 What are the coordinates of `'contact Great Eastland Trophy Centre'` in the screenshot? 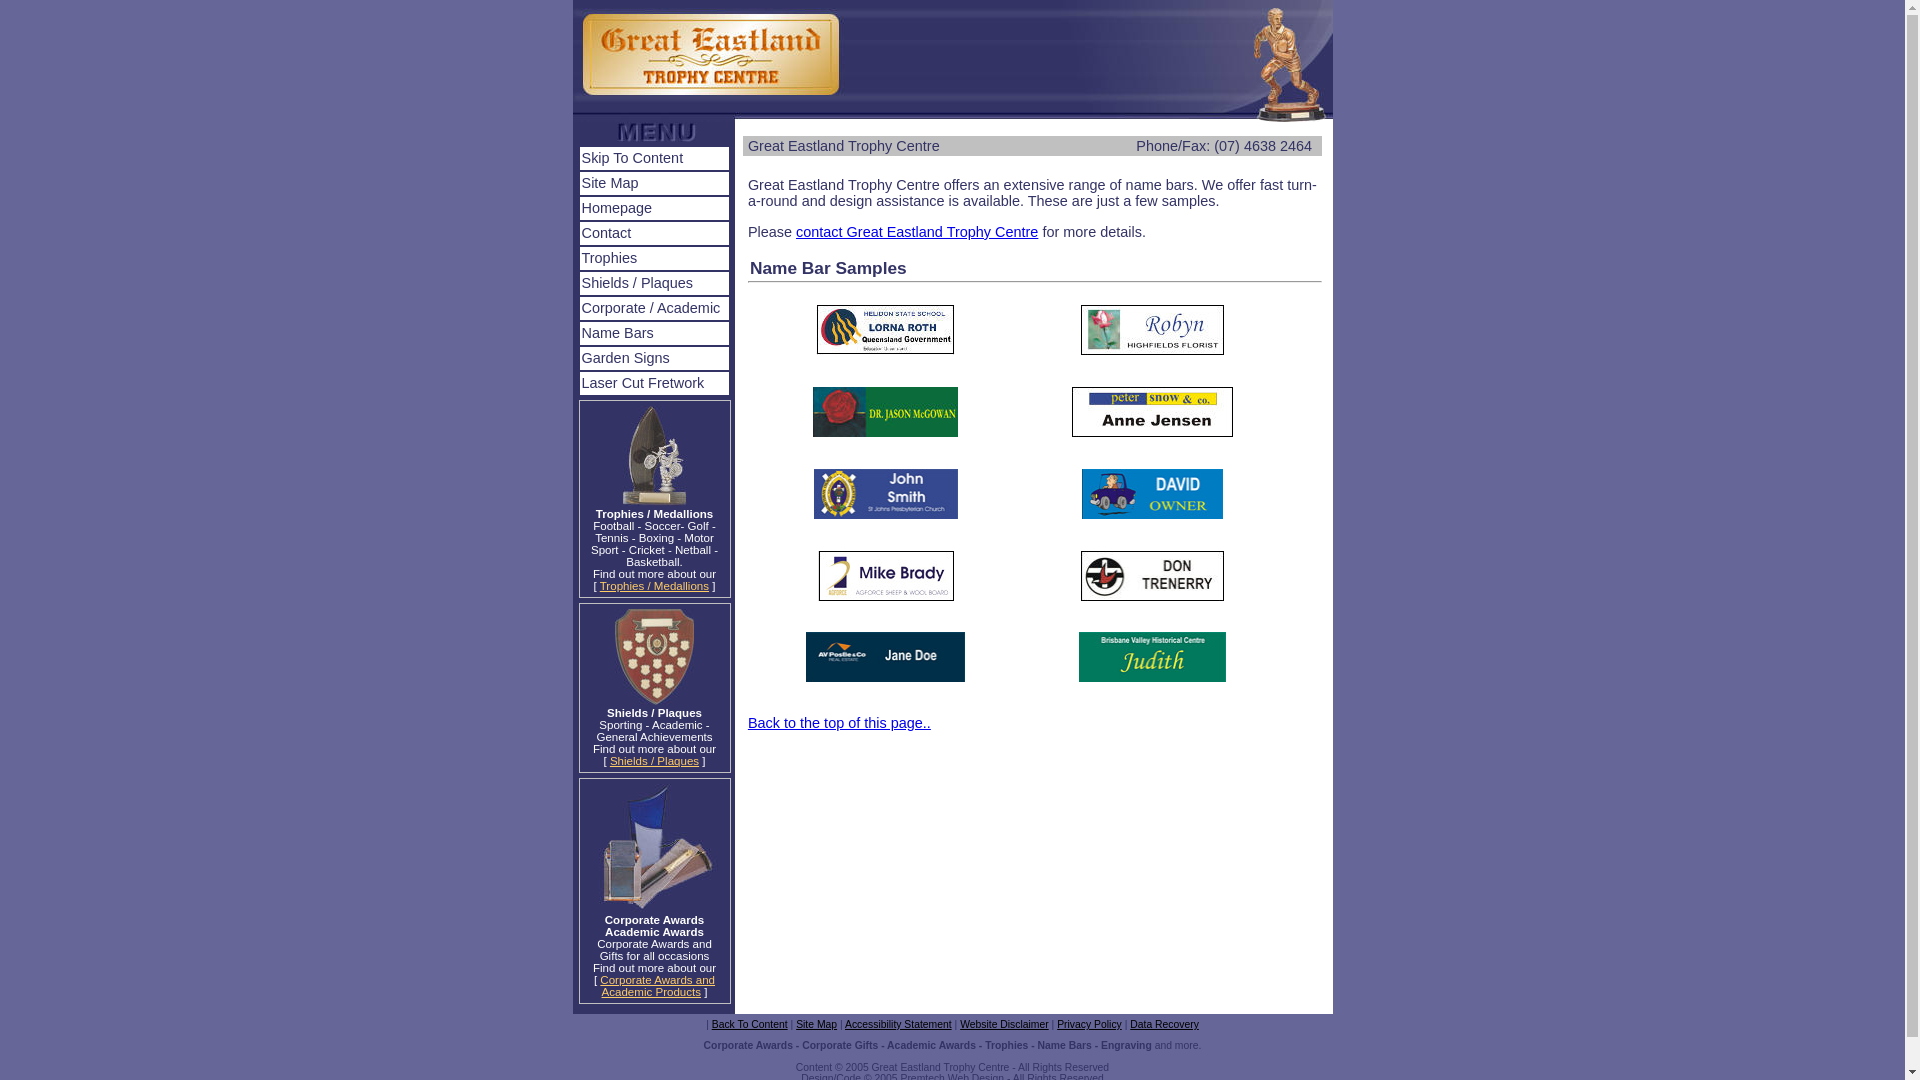 It's located at (795, 230).